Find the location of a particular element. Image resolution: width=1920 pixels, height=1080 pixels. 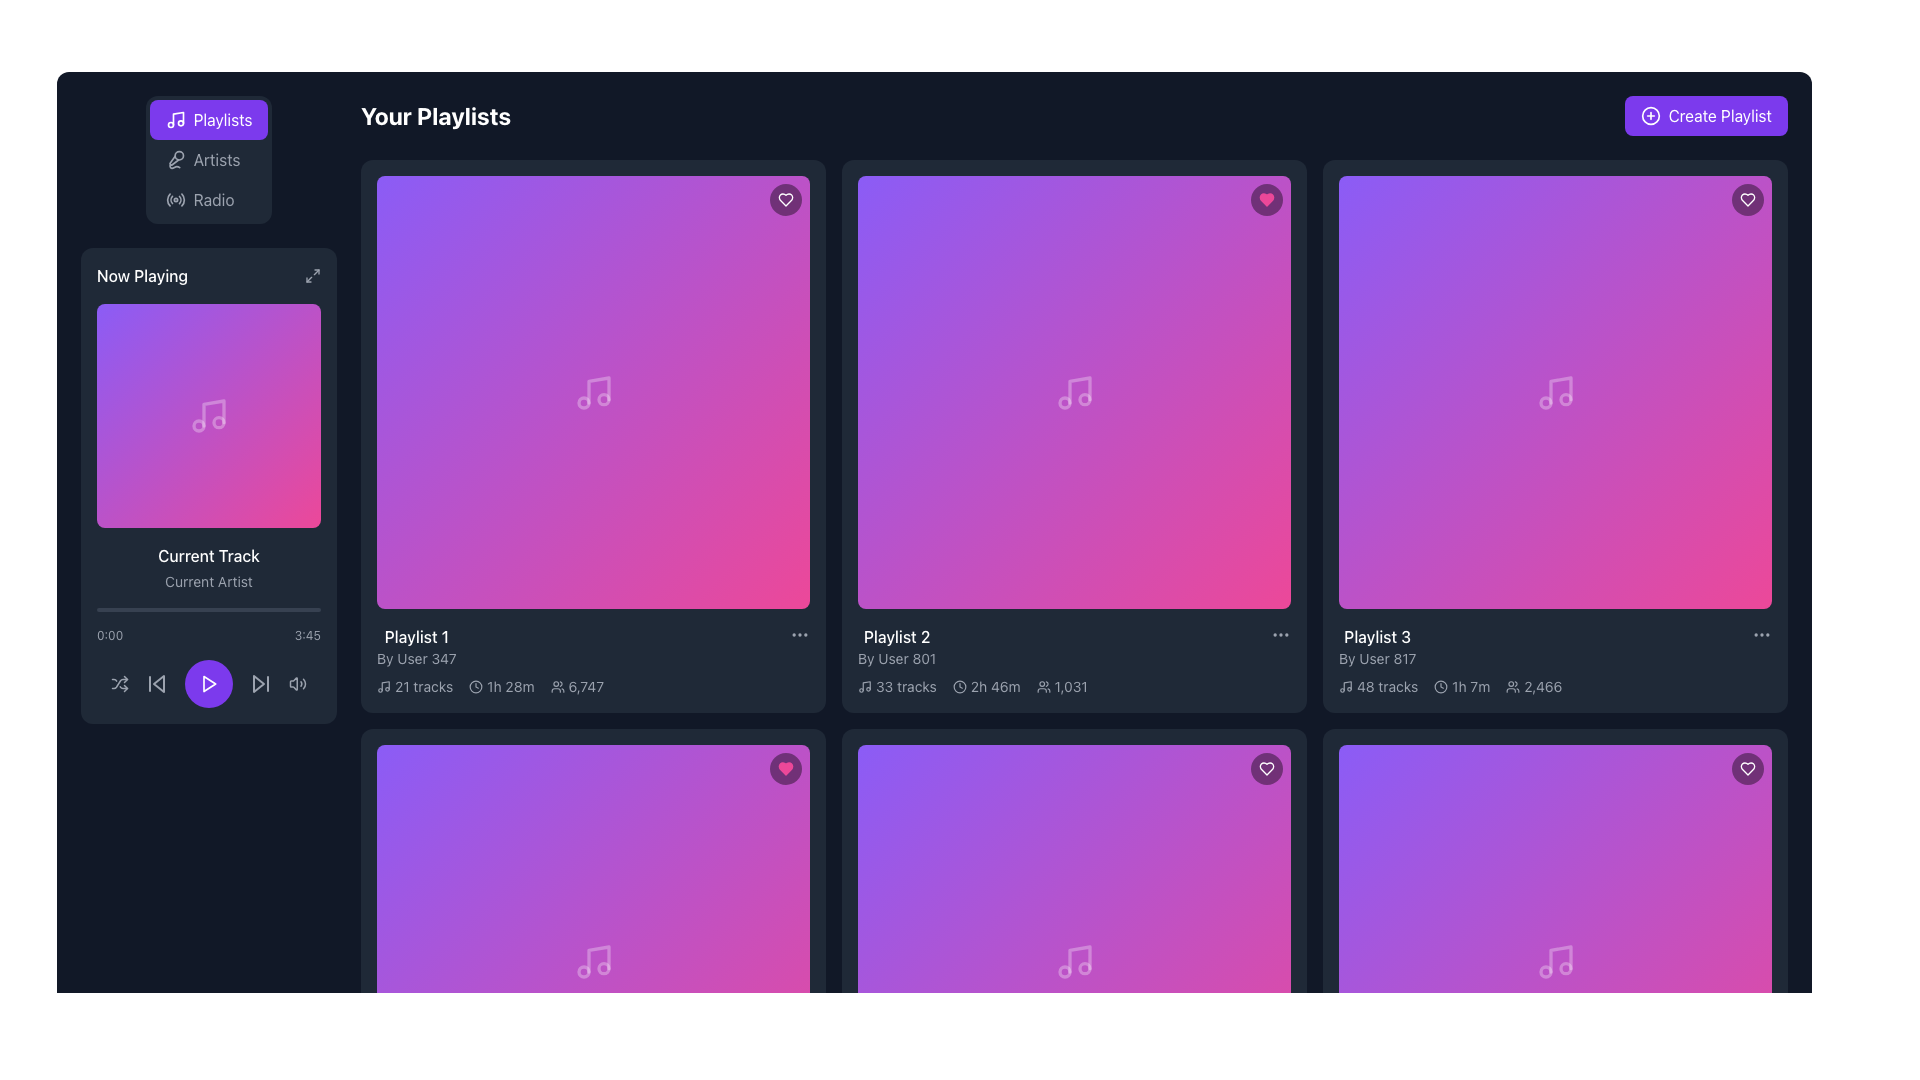

the primary vertical and angled line of the musical note icon, which visually represents a musical note within the SVG interface is located at coordinates (177, 118).